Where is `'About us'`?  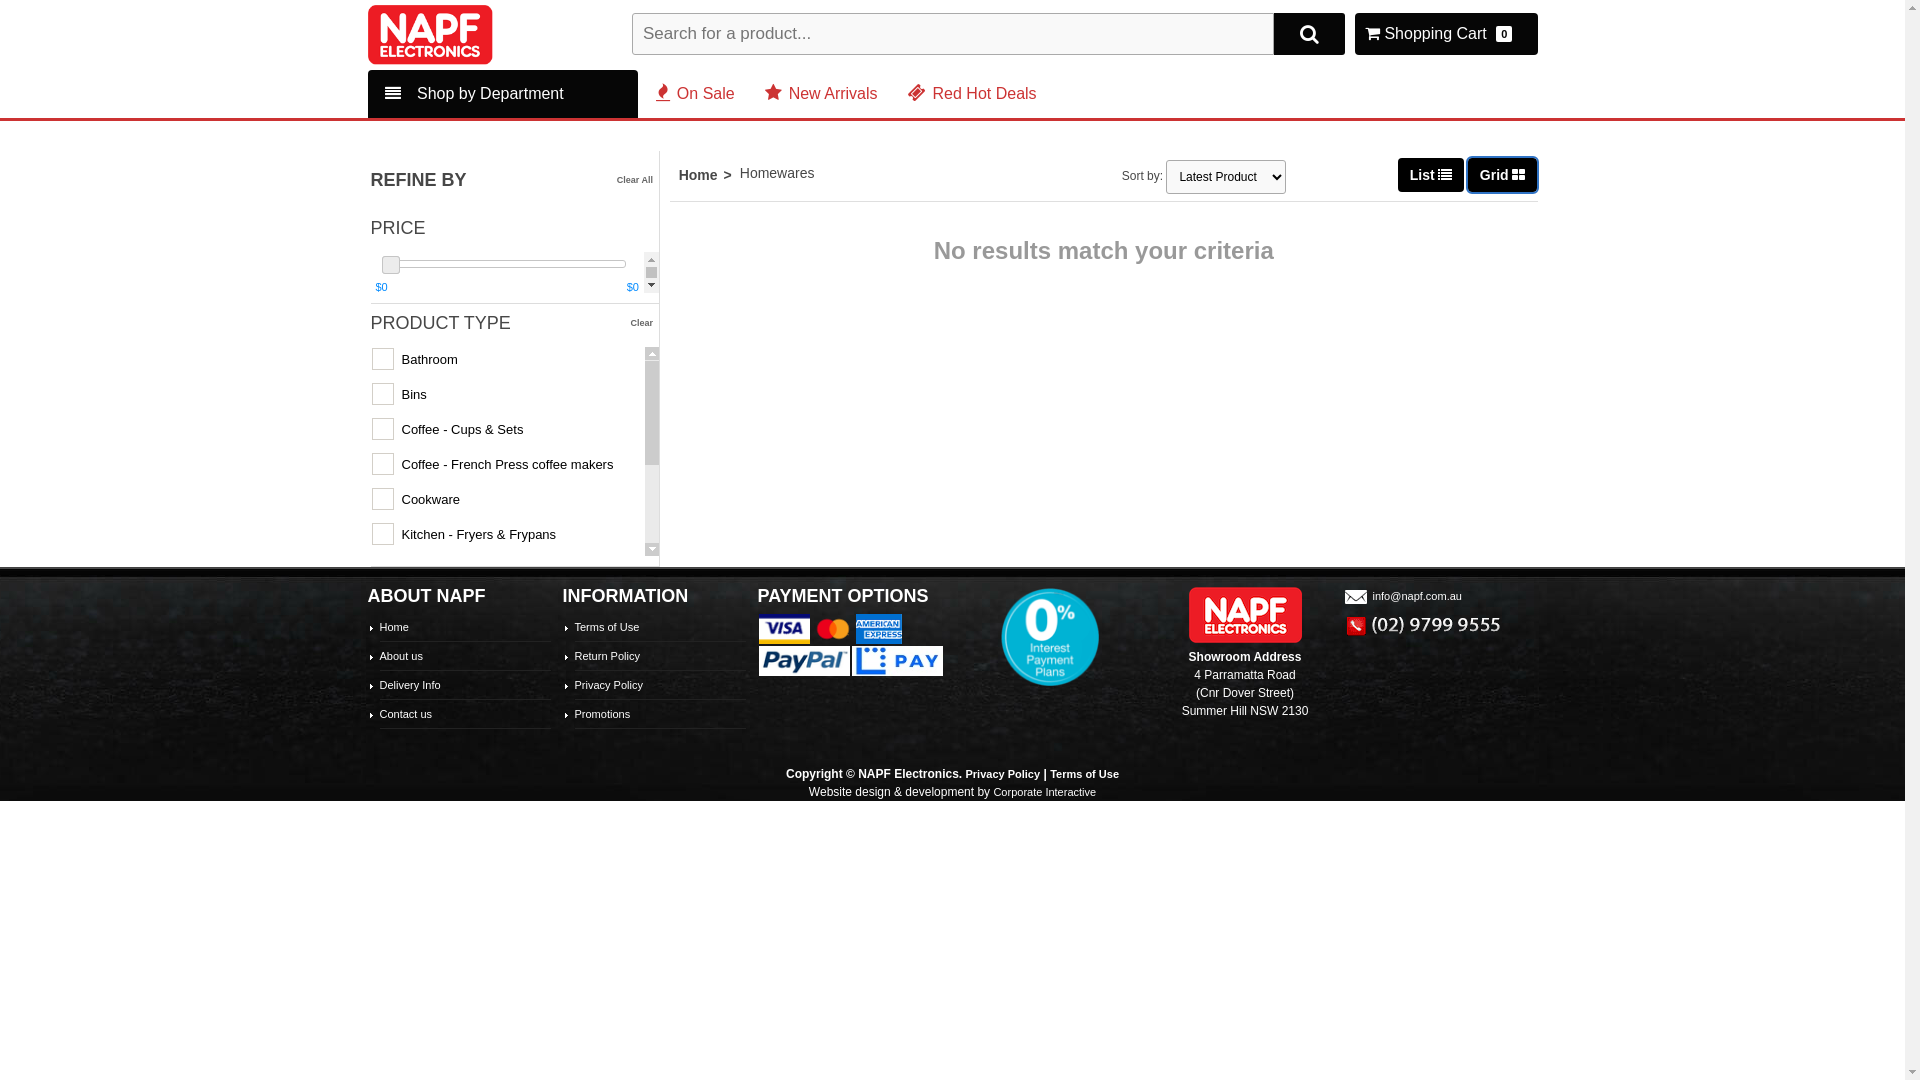 'About us' is located at coordinates (400, 655).